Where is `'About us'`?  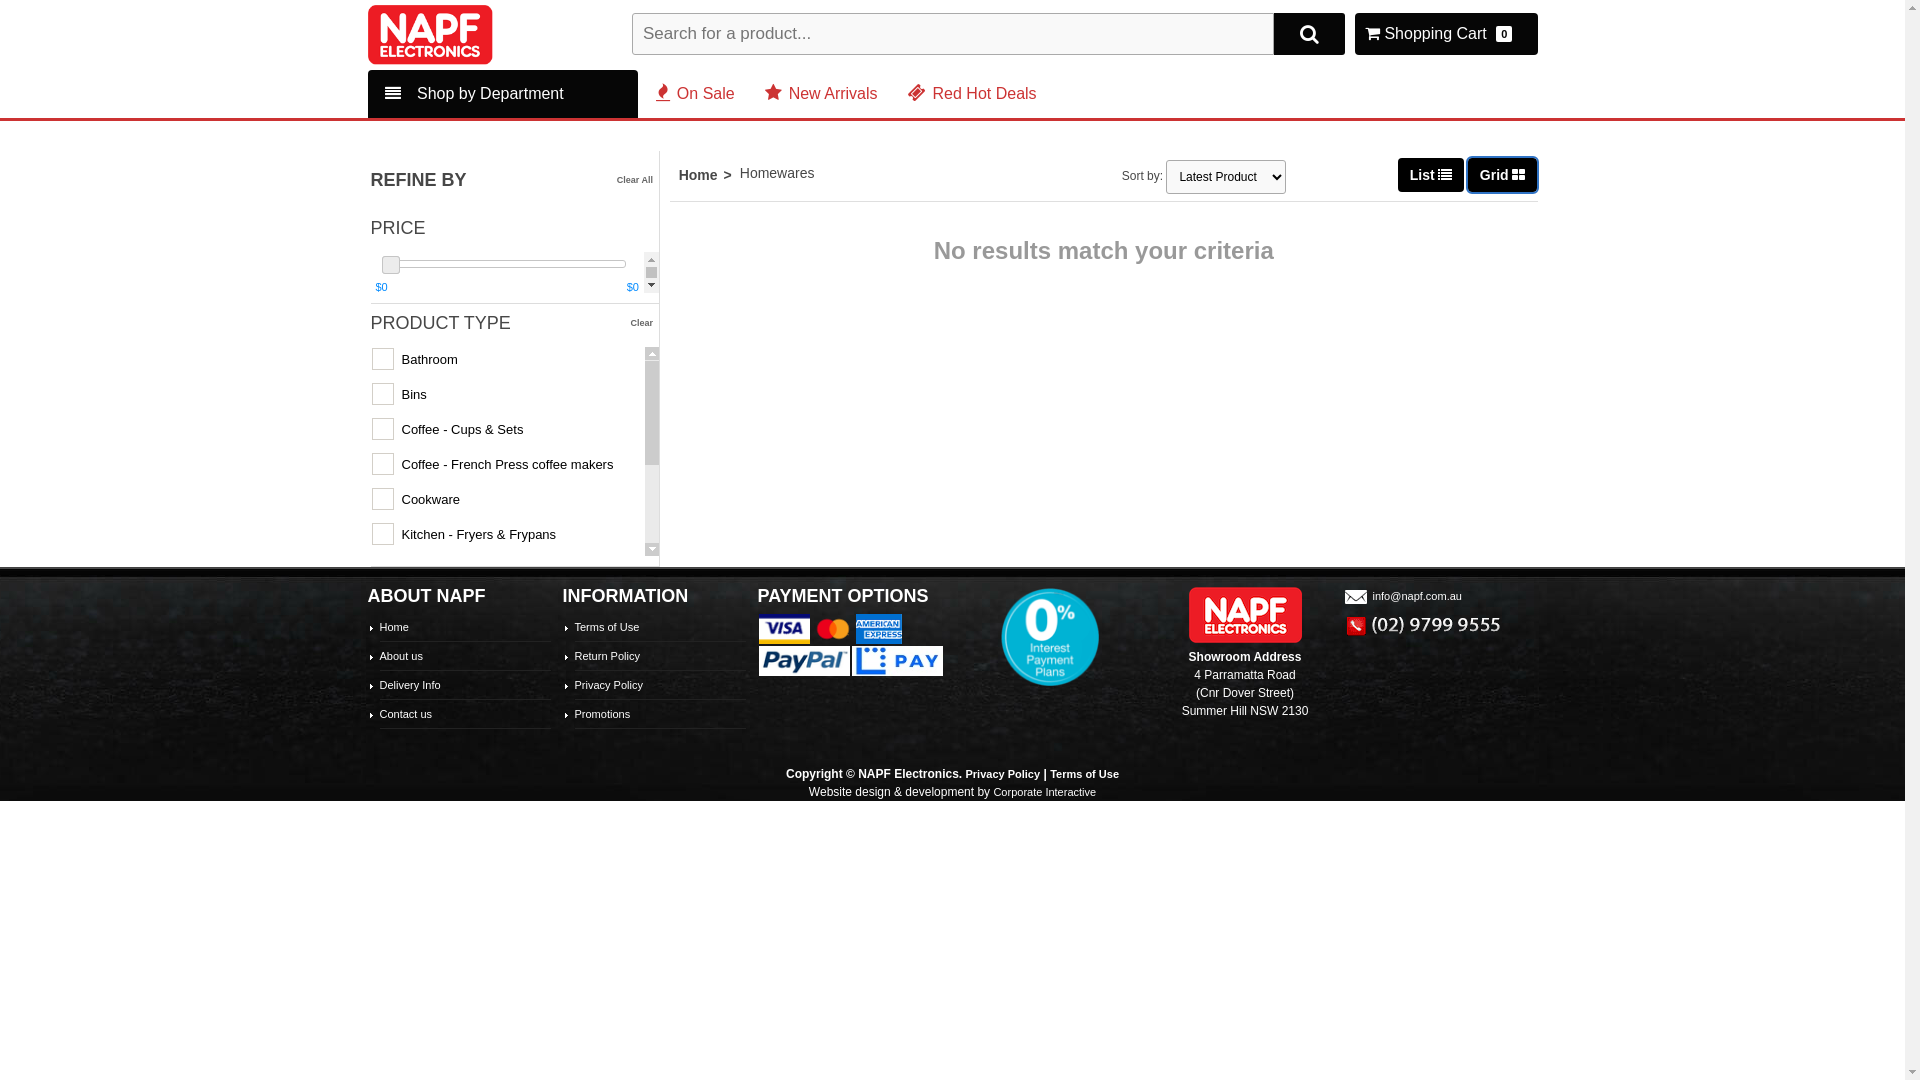 'About us' is located at coordinates (400, 655).